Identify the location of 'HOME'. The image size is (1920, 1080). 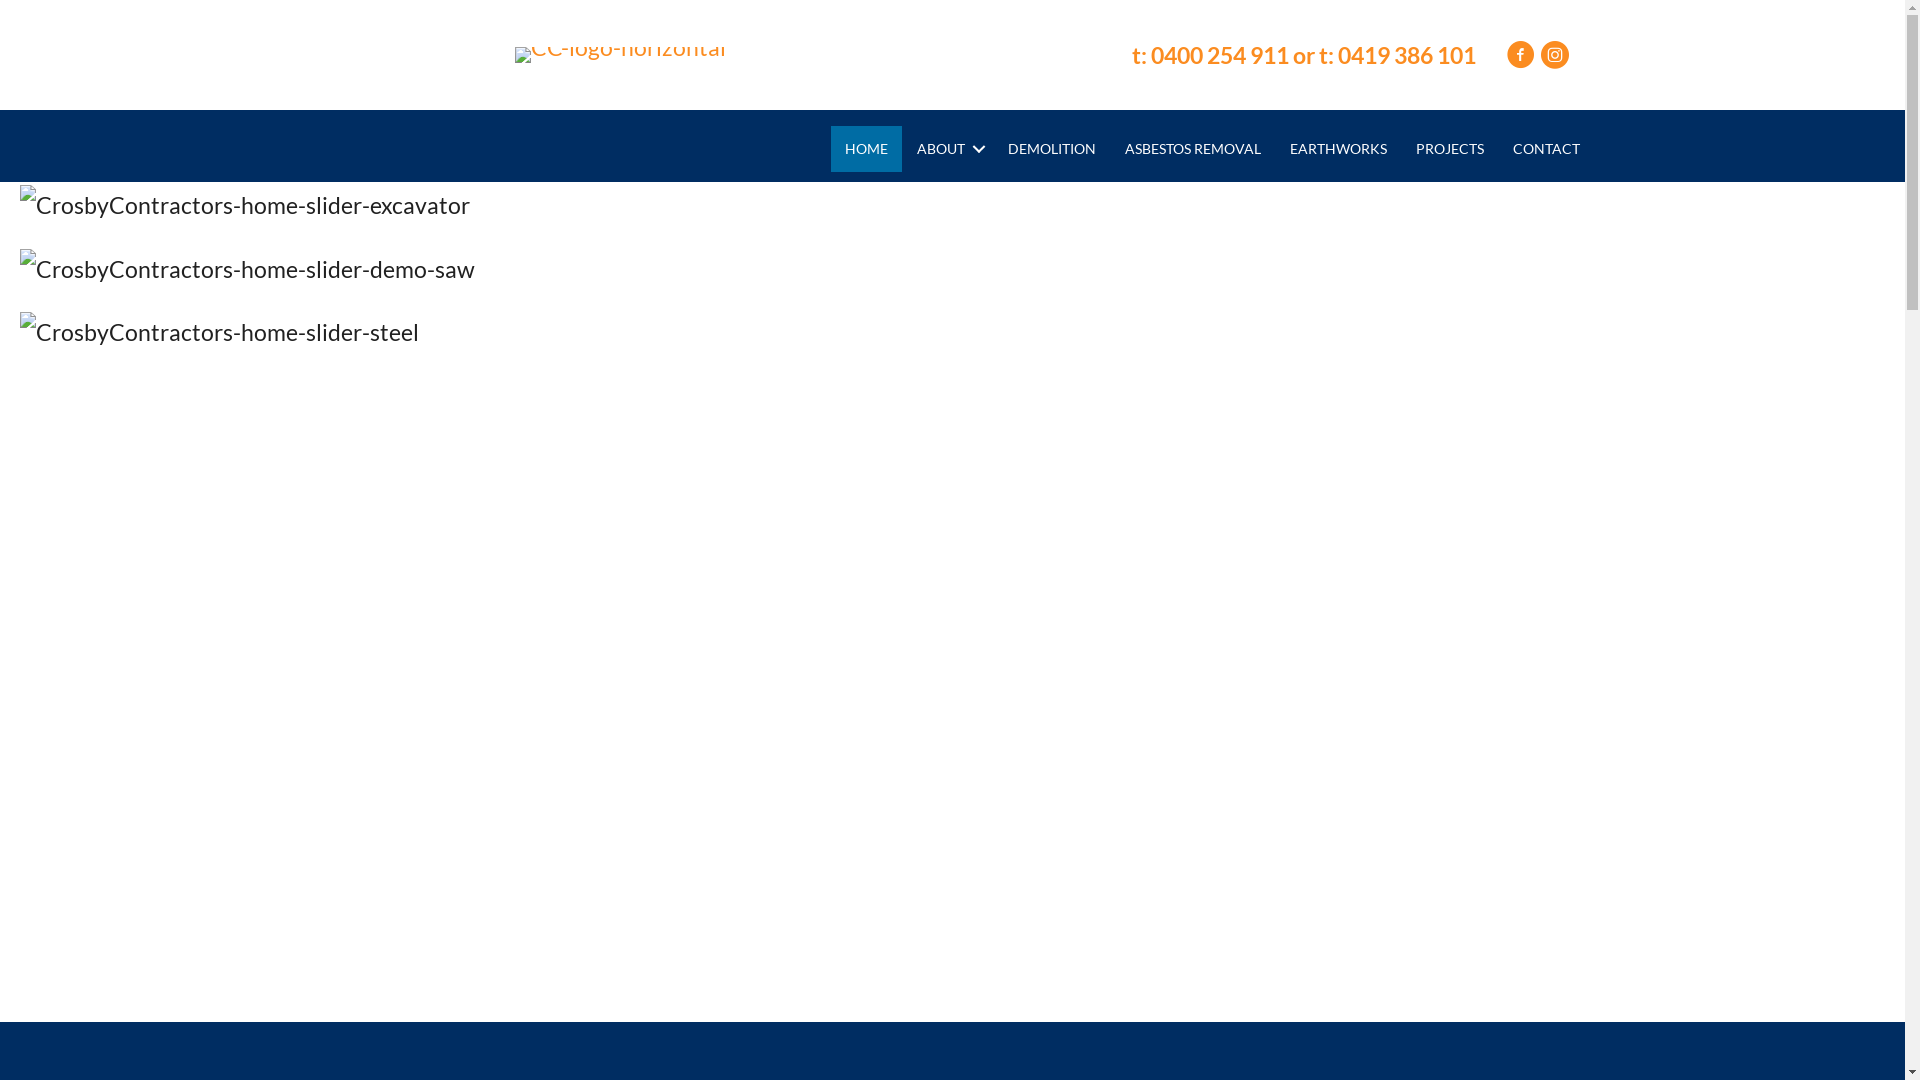
(866, 148).